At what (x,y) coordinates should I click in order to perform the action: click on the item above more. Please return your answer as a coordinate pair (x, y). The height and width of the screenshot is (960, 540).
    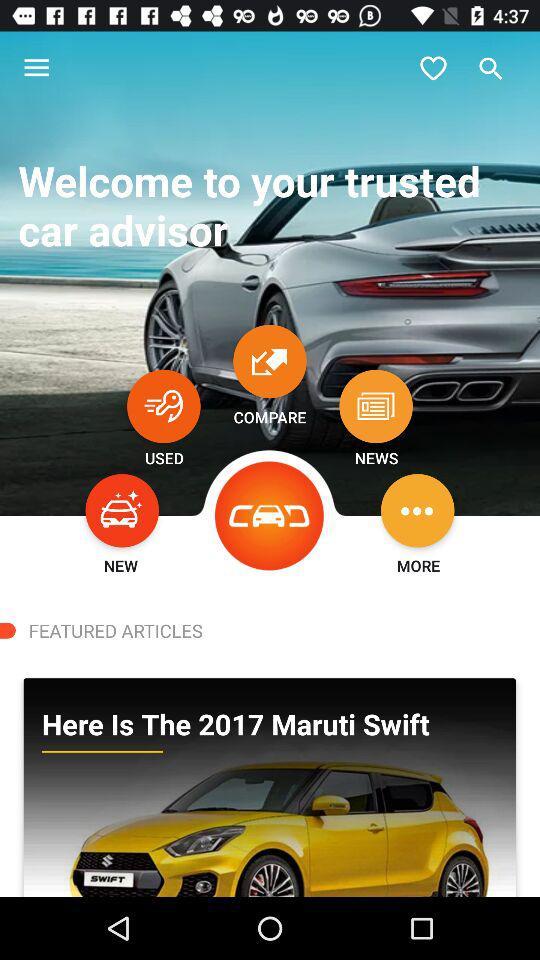
    Looking at the image, I should click on (416, 509).